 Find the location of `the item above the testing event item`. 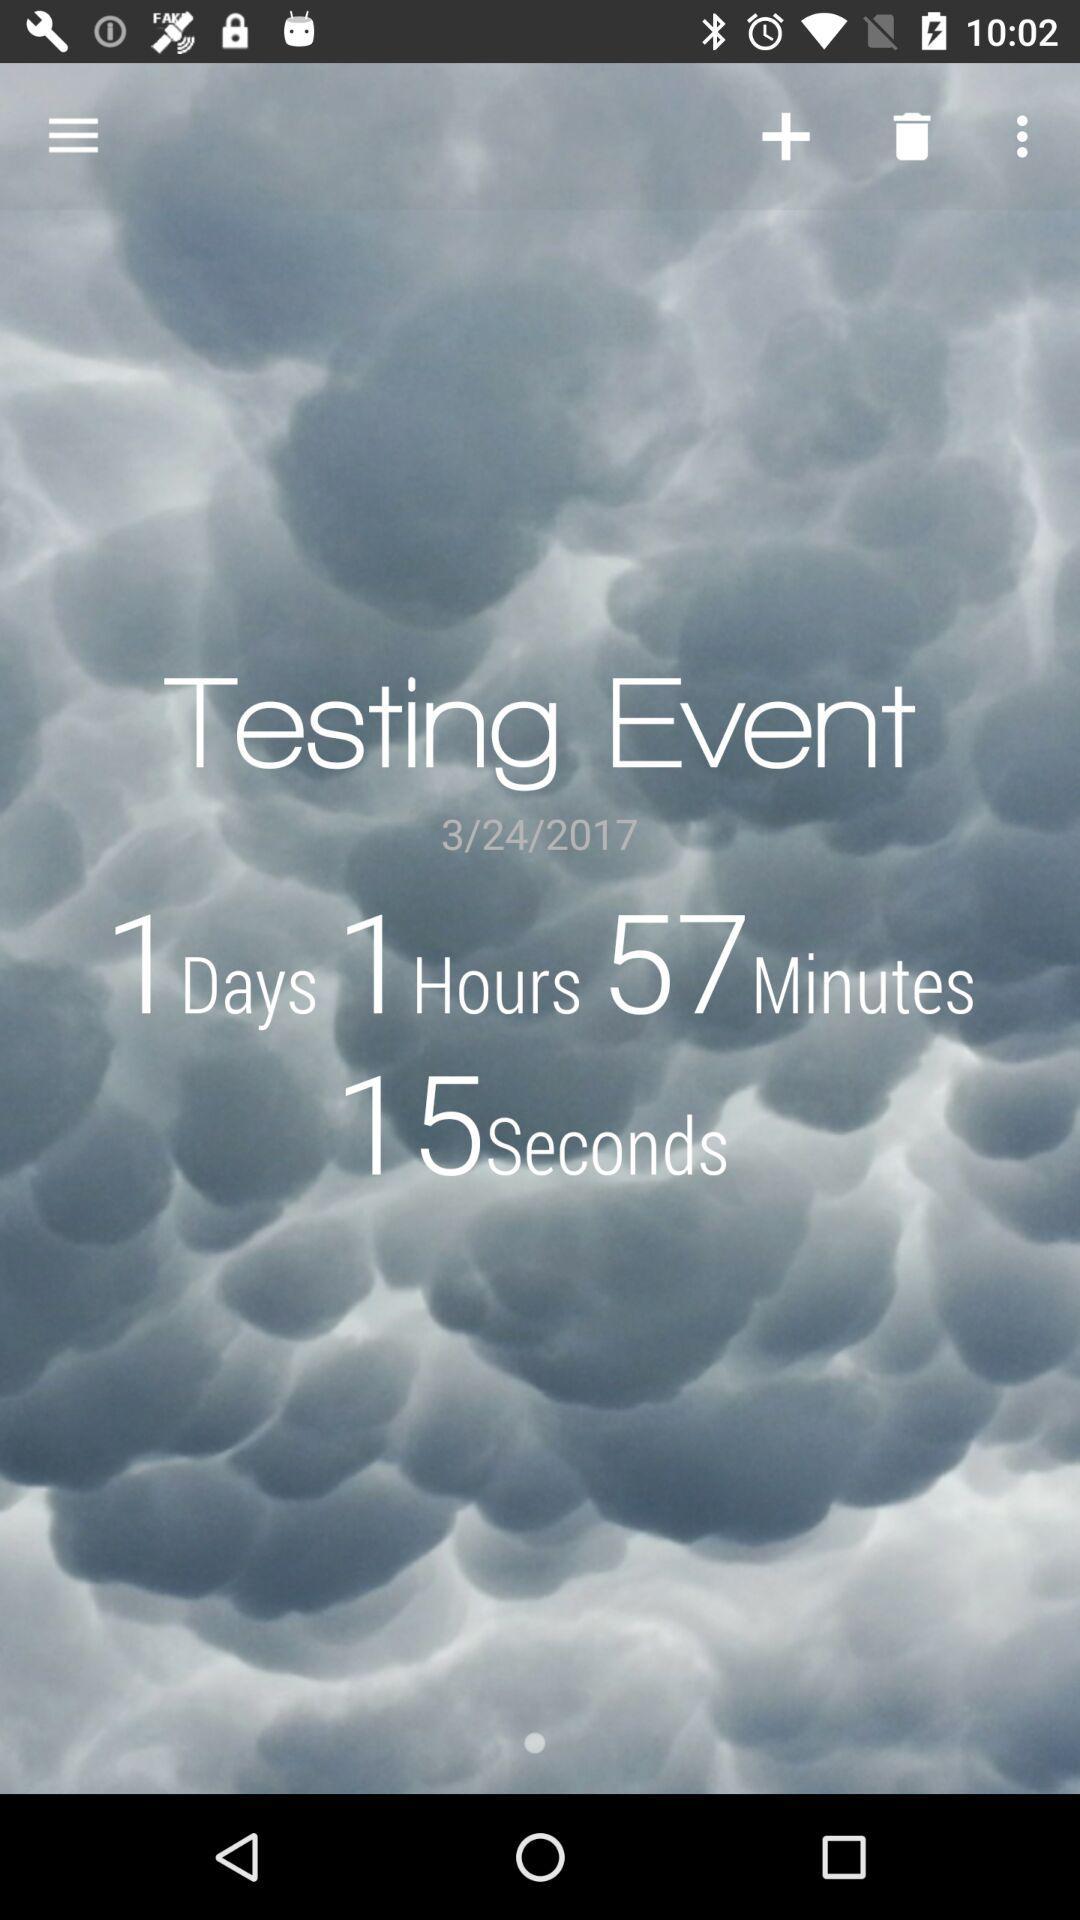

the item above the testing event item is located at coordinates (785, 135).